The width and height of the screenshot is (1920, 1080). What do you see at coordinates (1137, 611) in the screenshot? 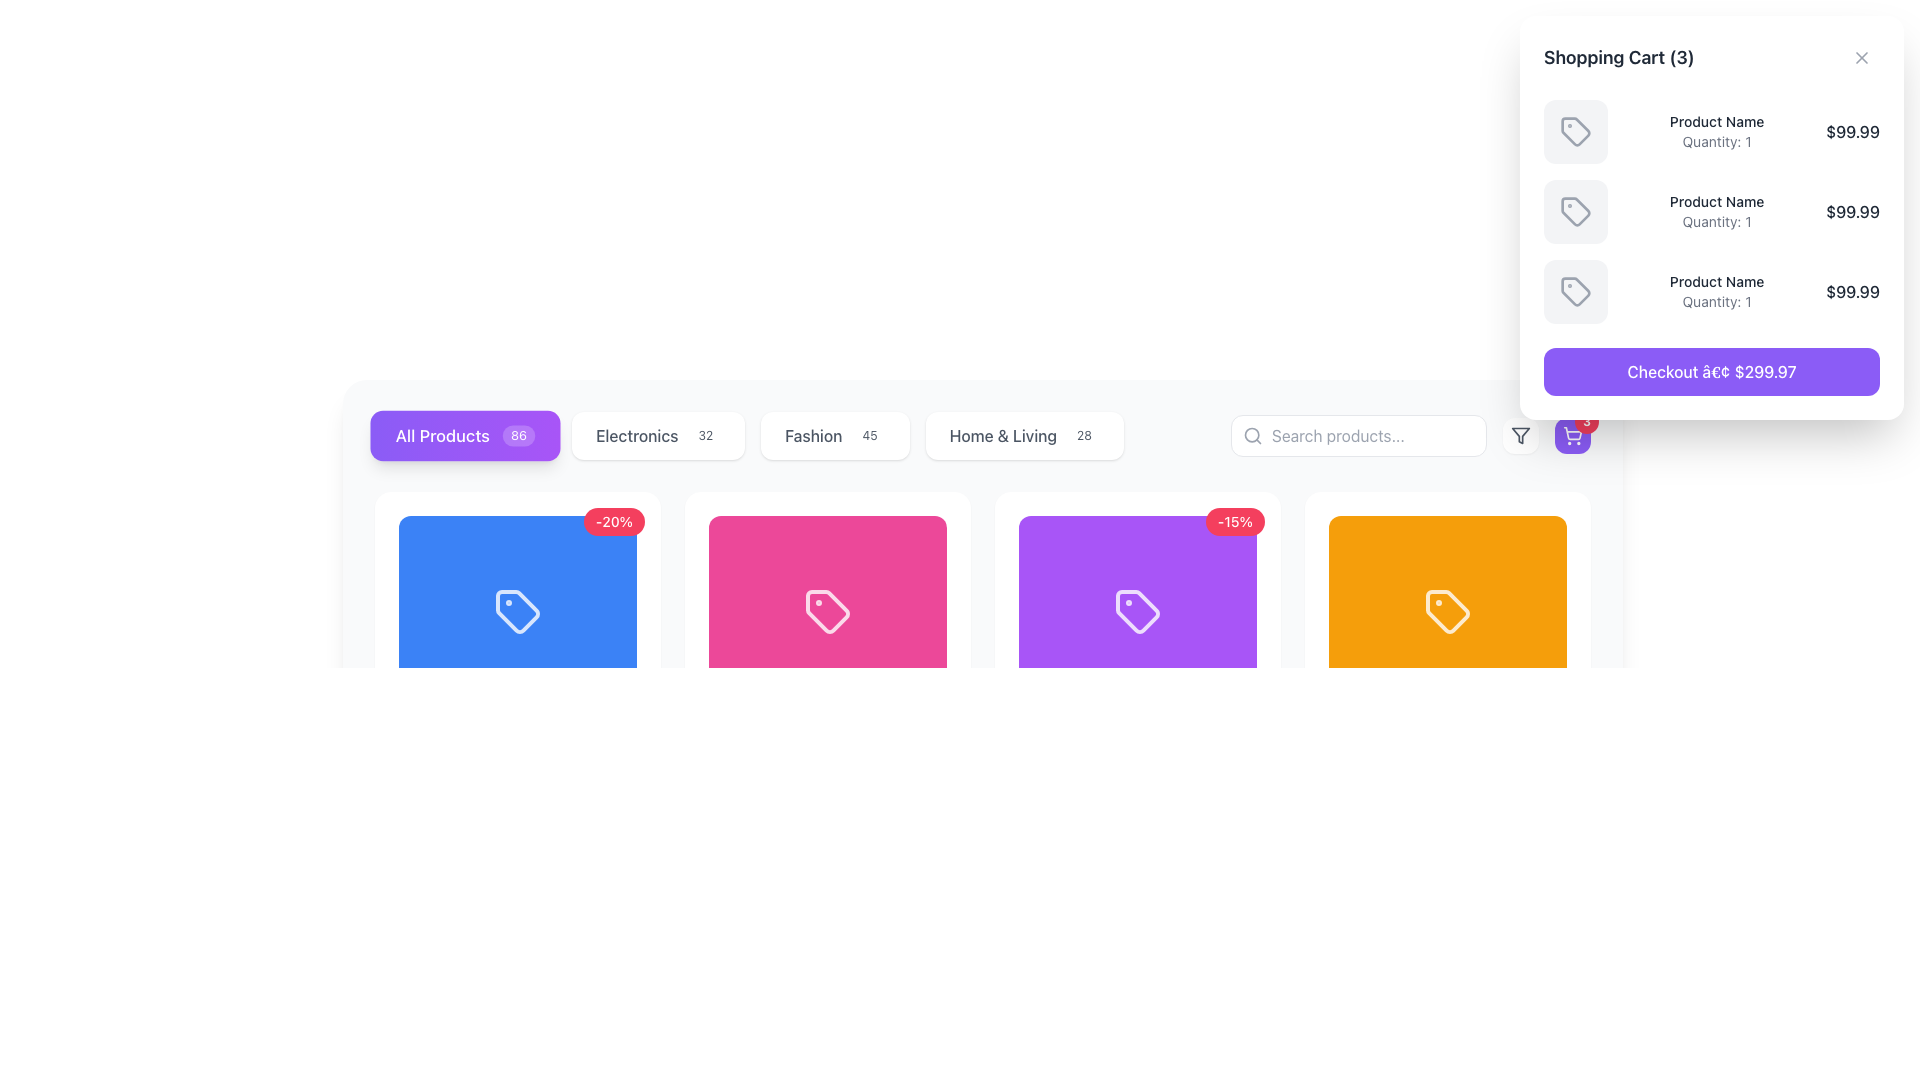
I see `the clickable card element with a centered icon` at bounding box center [1137, 611].